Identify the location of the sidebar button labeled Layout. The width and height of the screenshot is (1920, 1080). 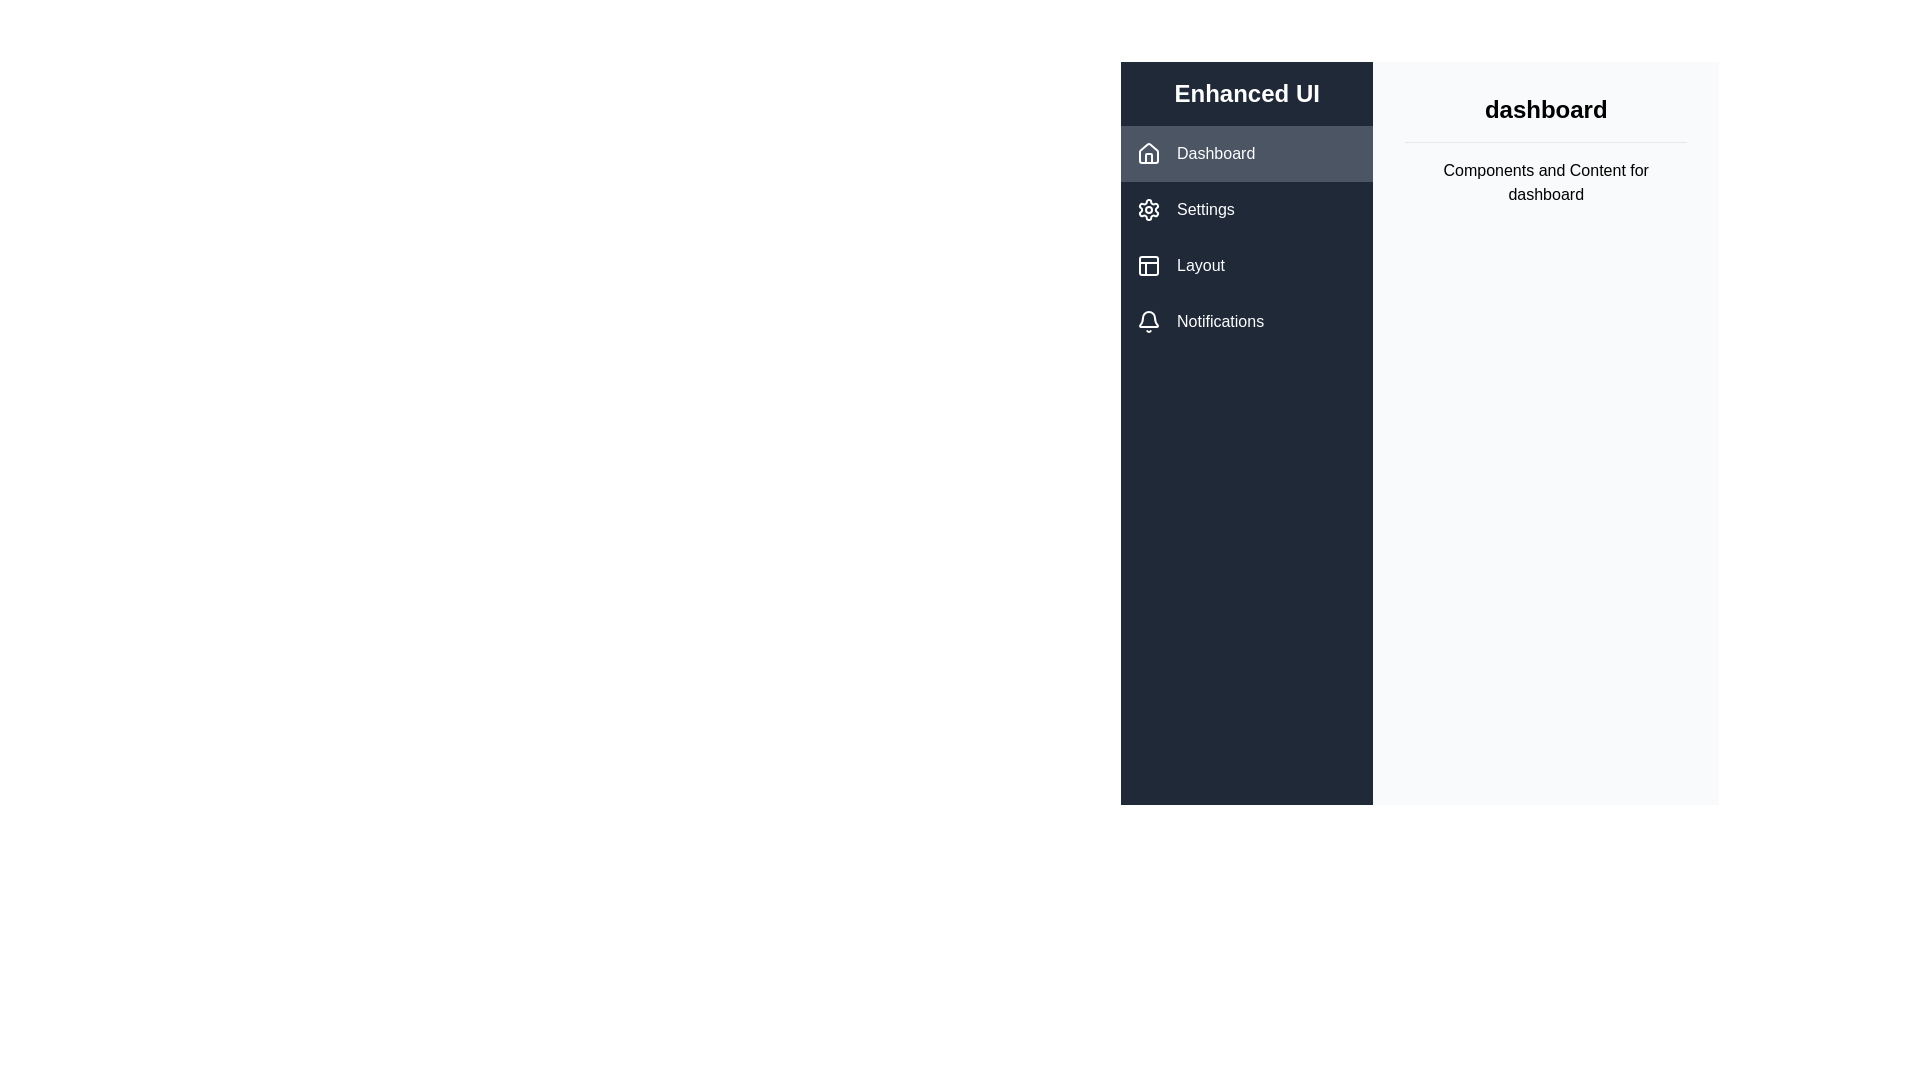
(1246, 265).